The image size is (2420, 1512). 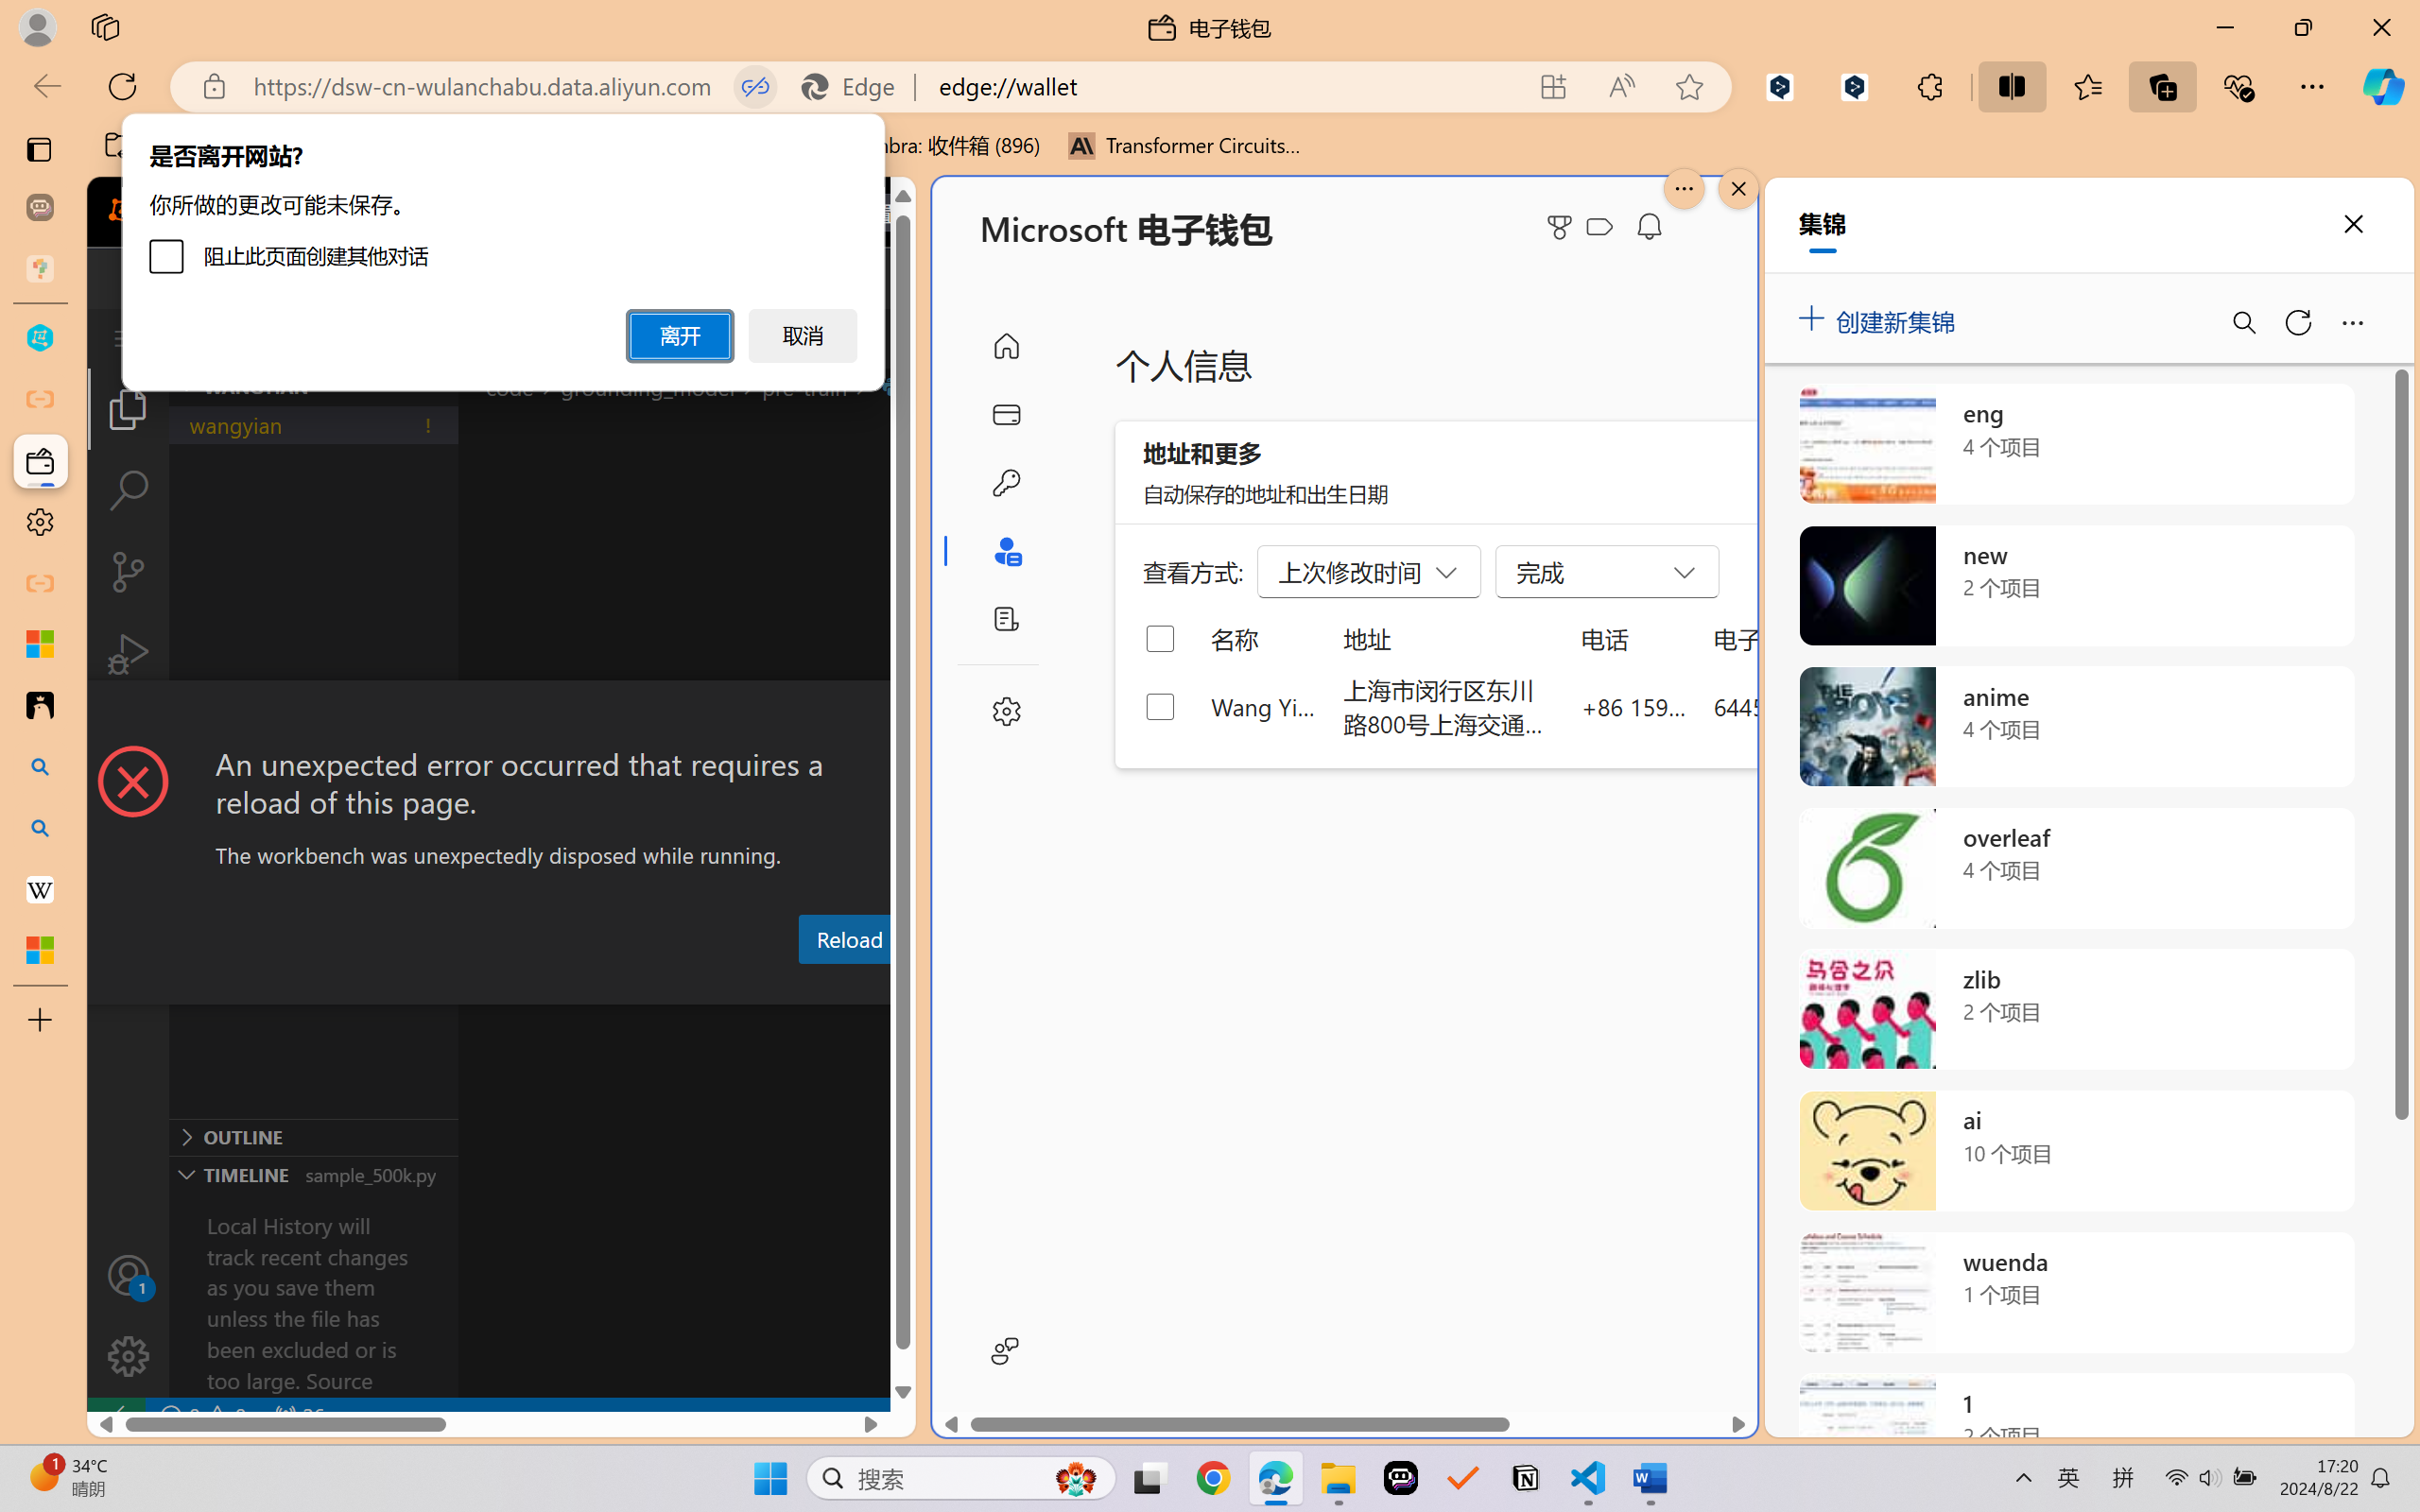 I want to click on 'Adjust indents and spacing - Microsoft Support', so click(x=39, y=643).